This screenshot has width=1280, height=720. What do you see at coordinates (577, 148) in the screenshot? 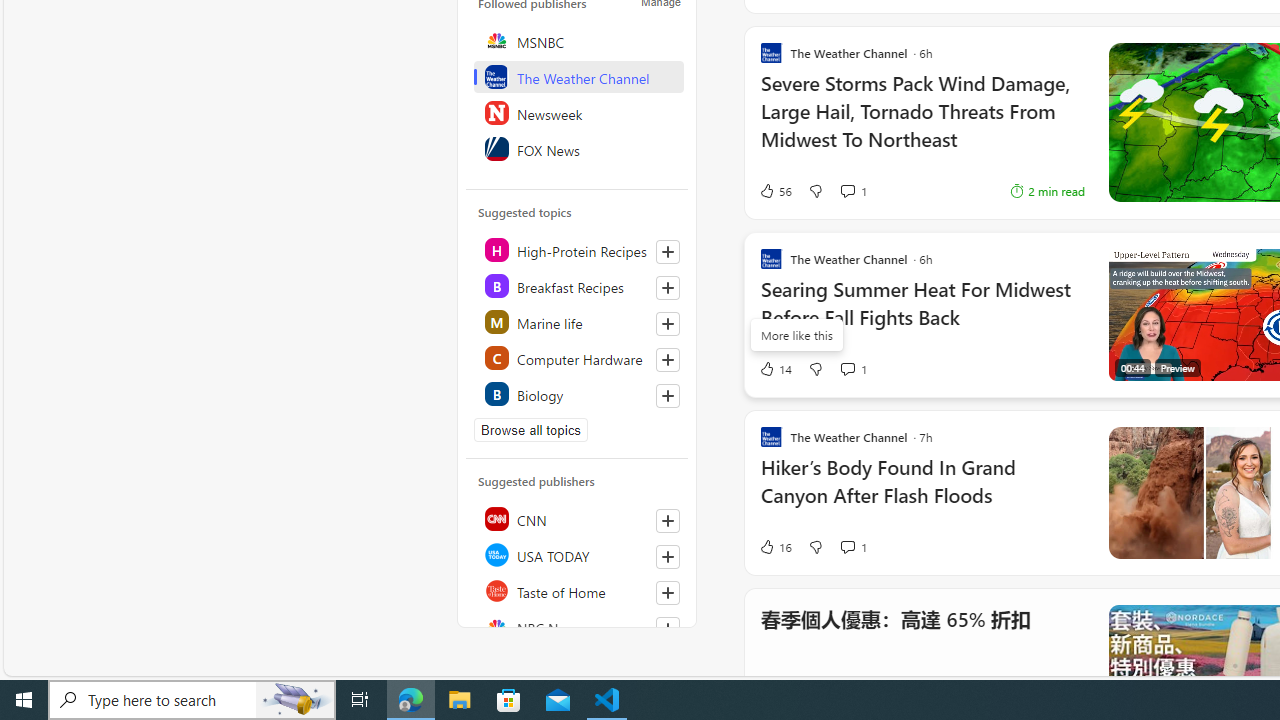
I see `'FOX News'` at bounding box center [577, 148].